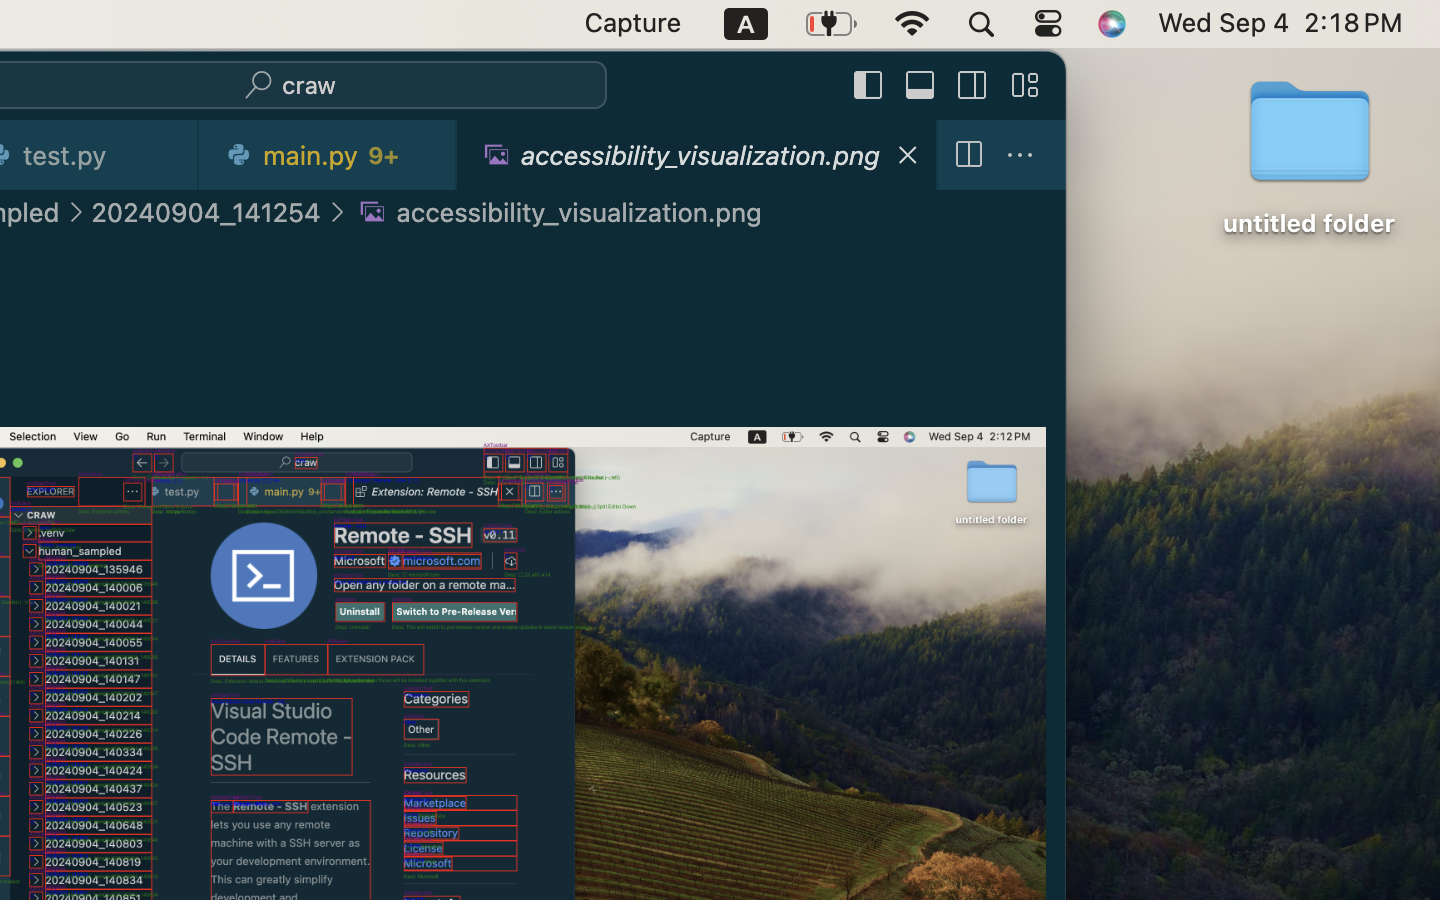 This screenshot has height=900, width=1440. Describe the element at coordinates (921, 85) in the screenshot. I see `''` at that location.